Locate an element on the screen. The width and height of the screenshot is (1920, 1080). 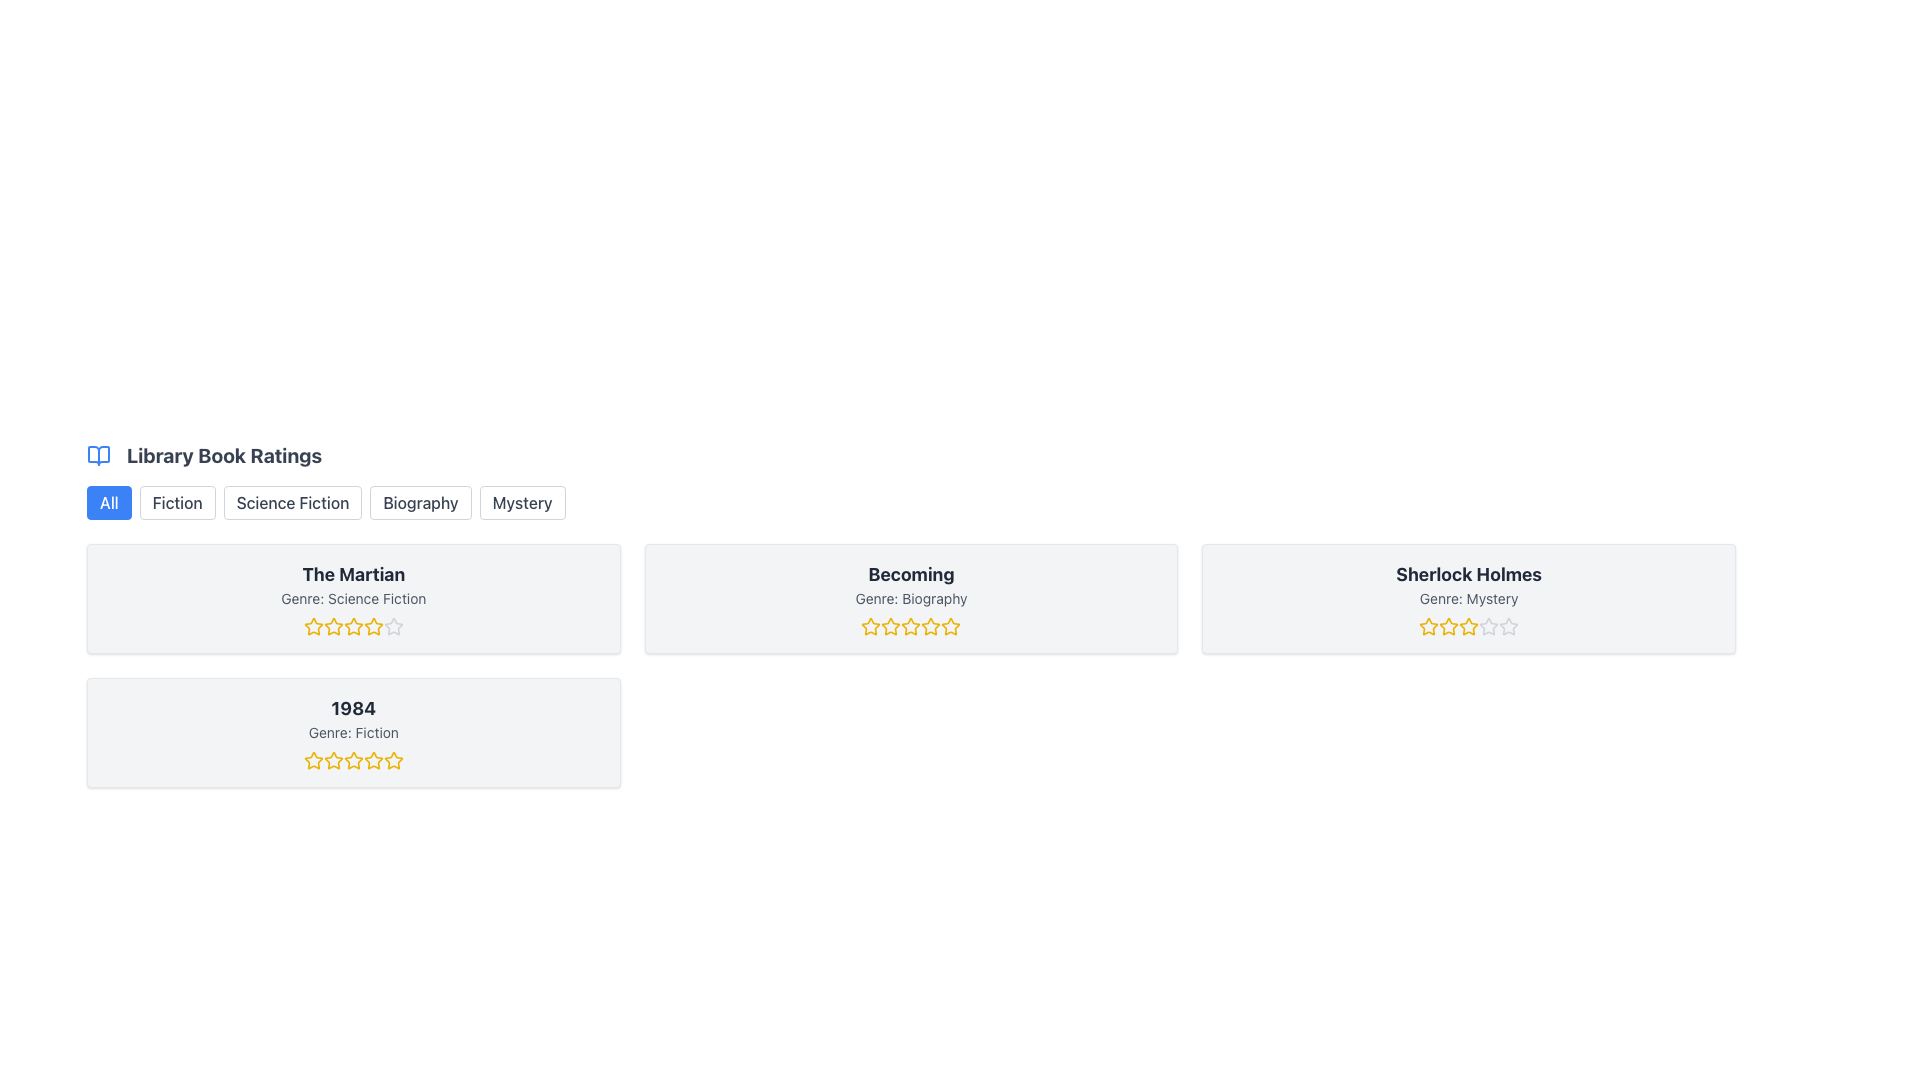
the second star icon from the left in the rating section beneath the 'Becoming' book card to rate this star is located at coordinates (871, 626).